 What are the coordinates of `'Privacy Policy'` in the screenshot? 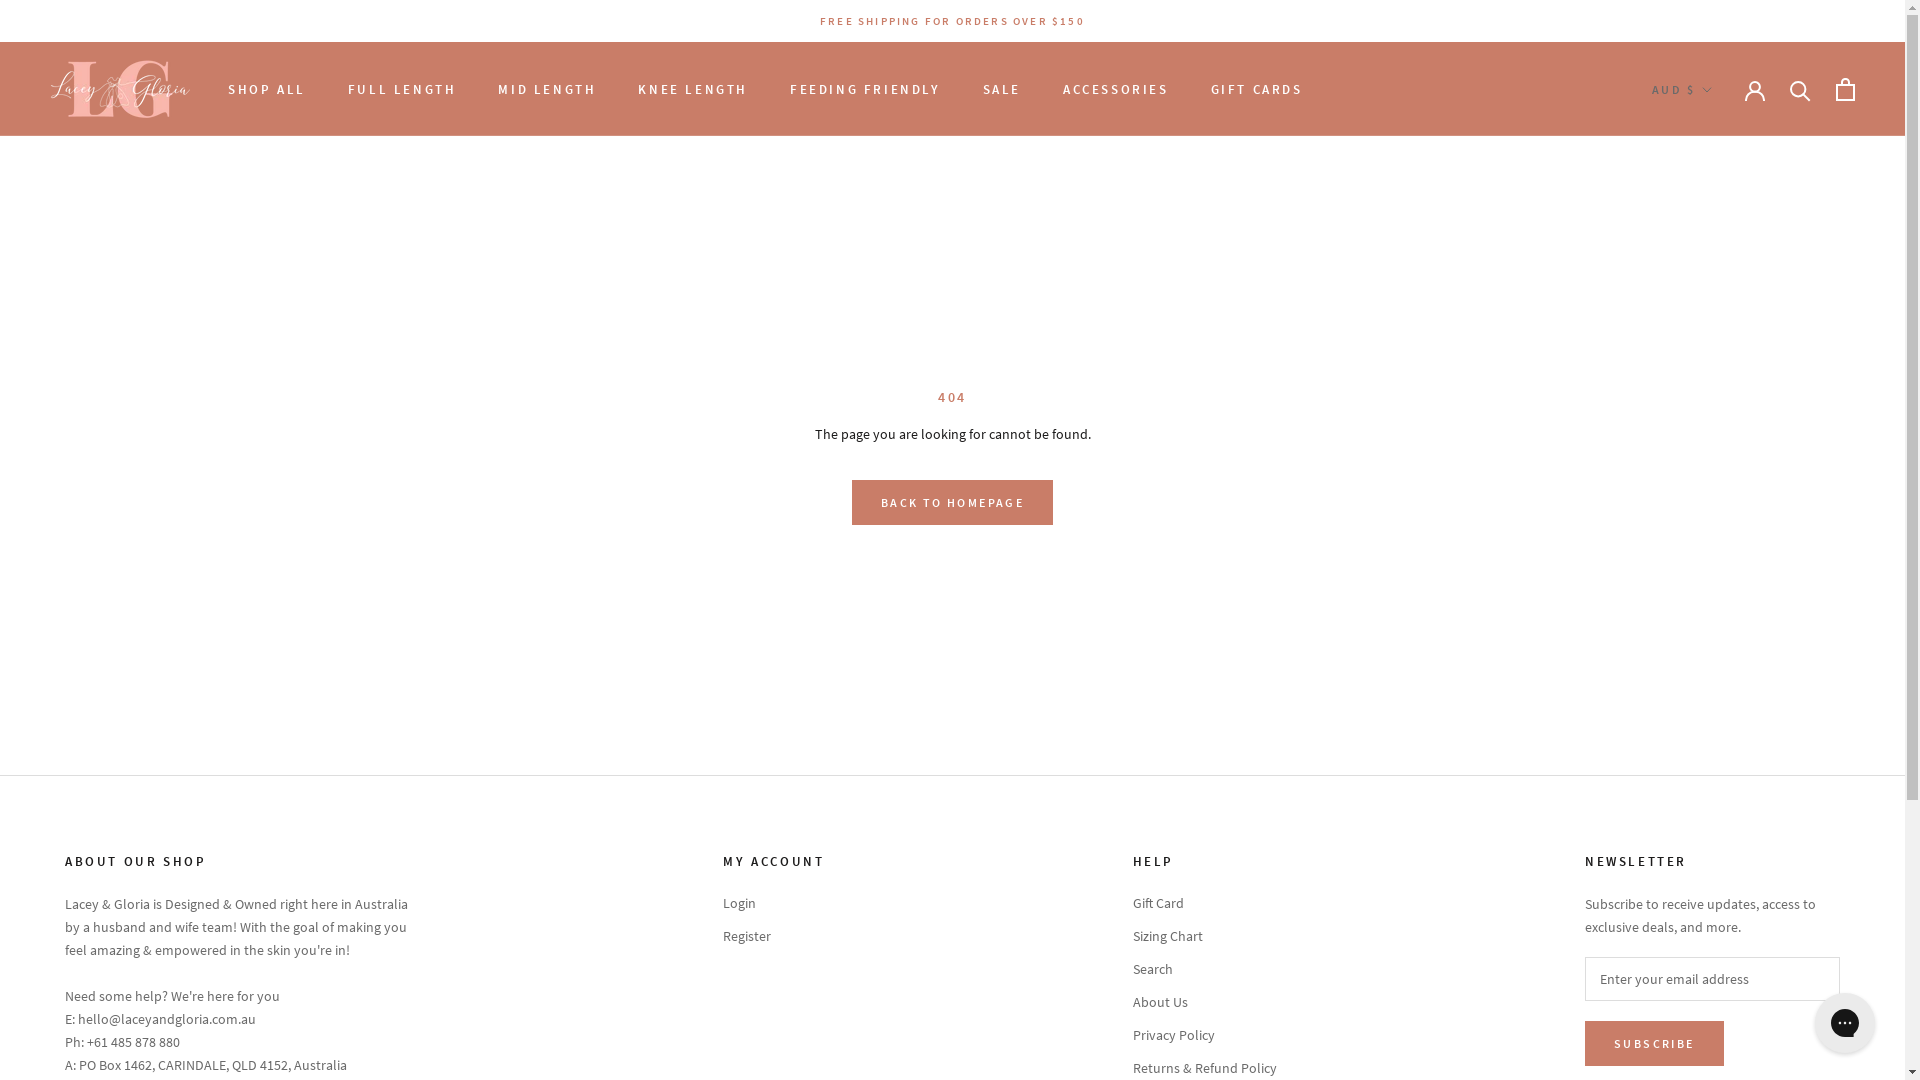 It's located at (1203, 1035).